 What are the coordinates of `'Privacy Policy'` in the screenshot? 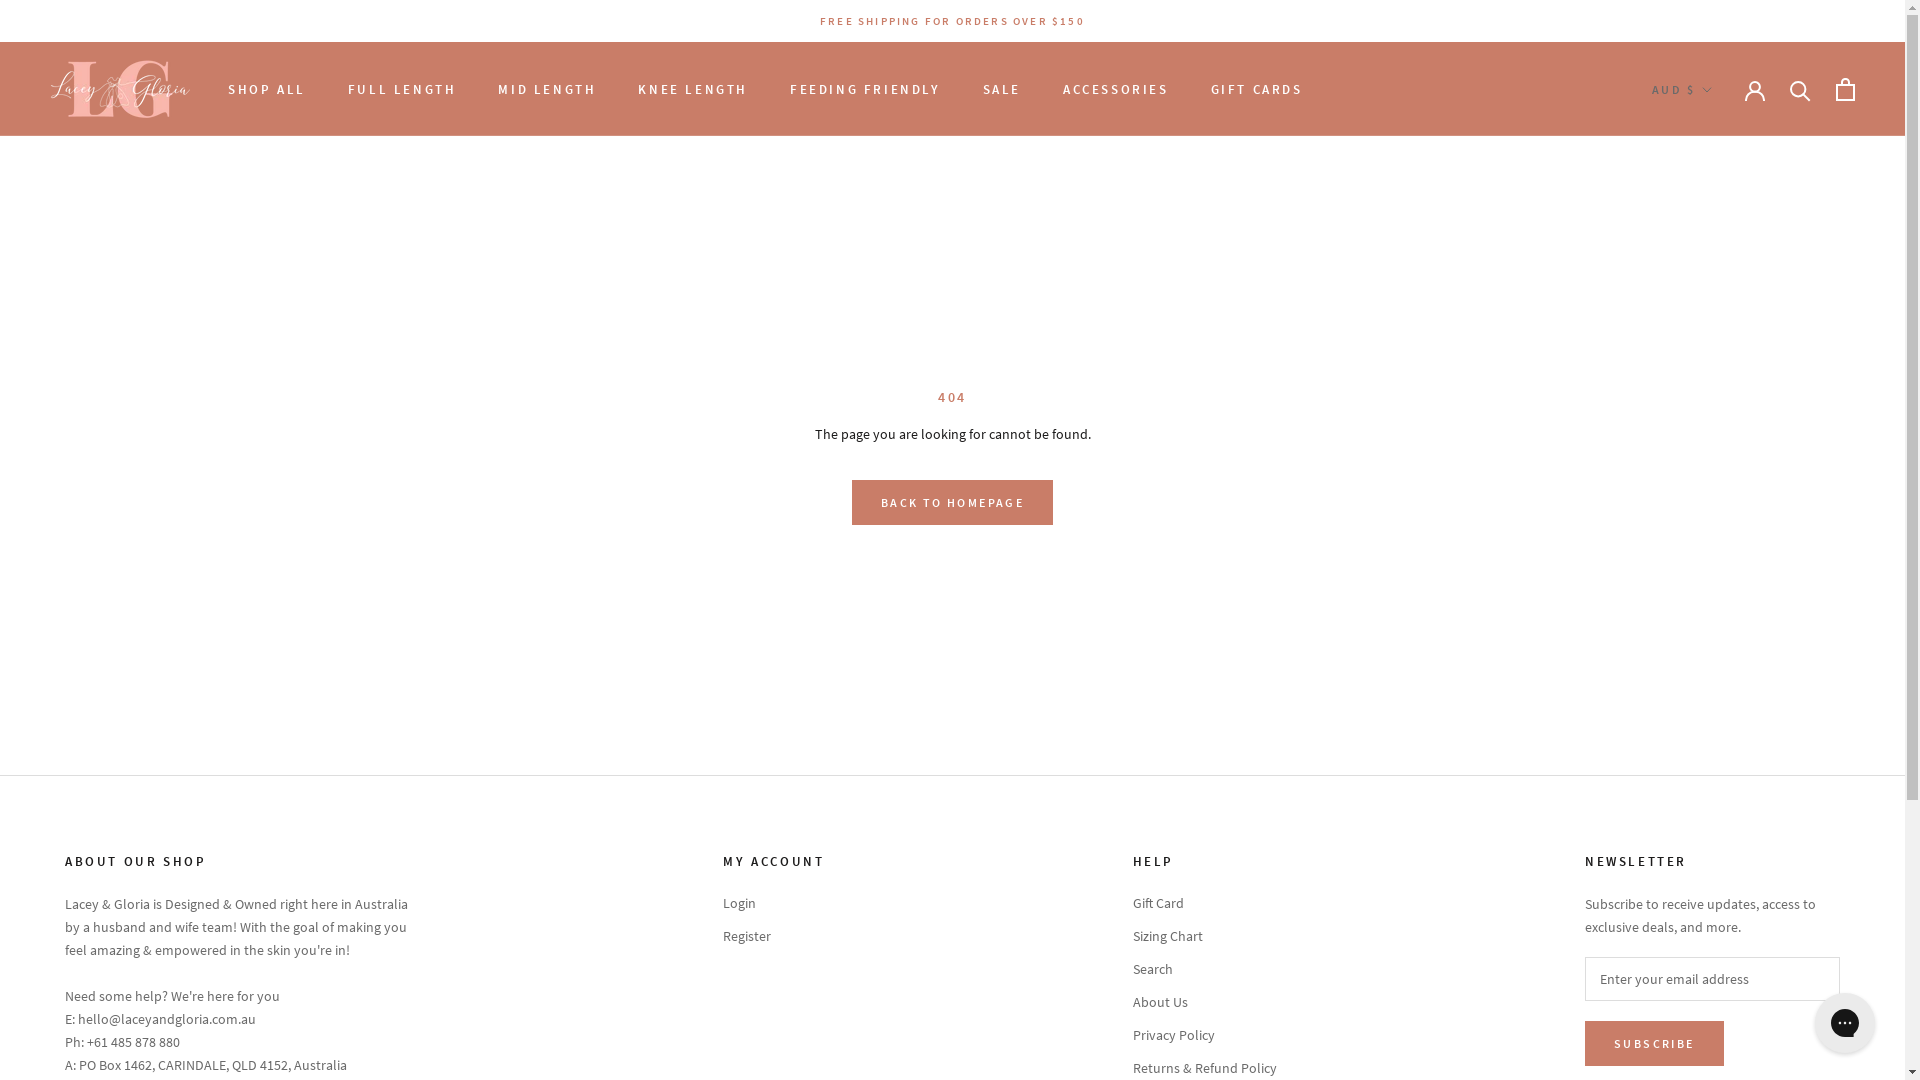 It's located at (1203, 1035).